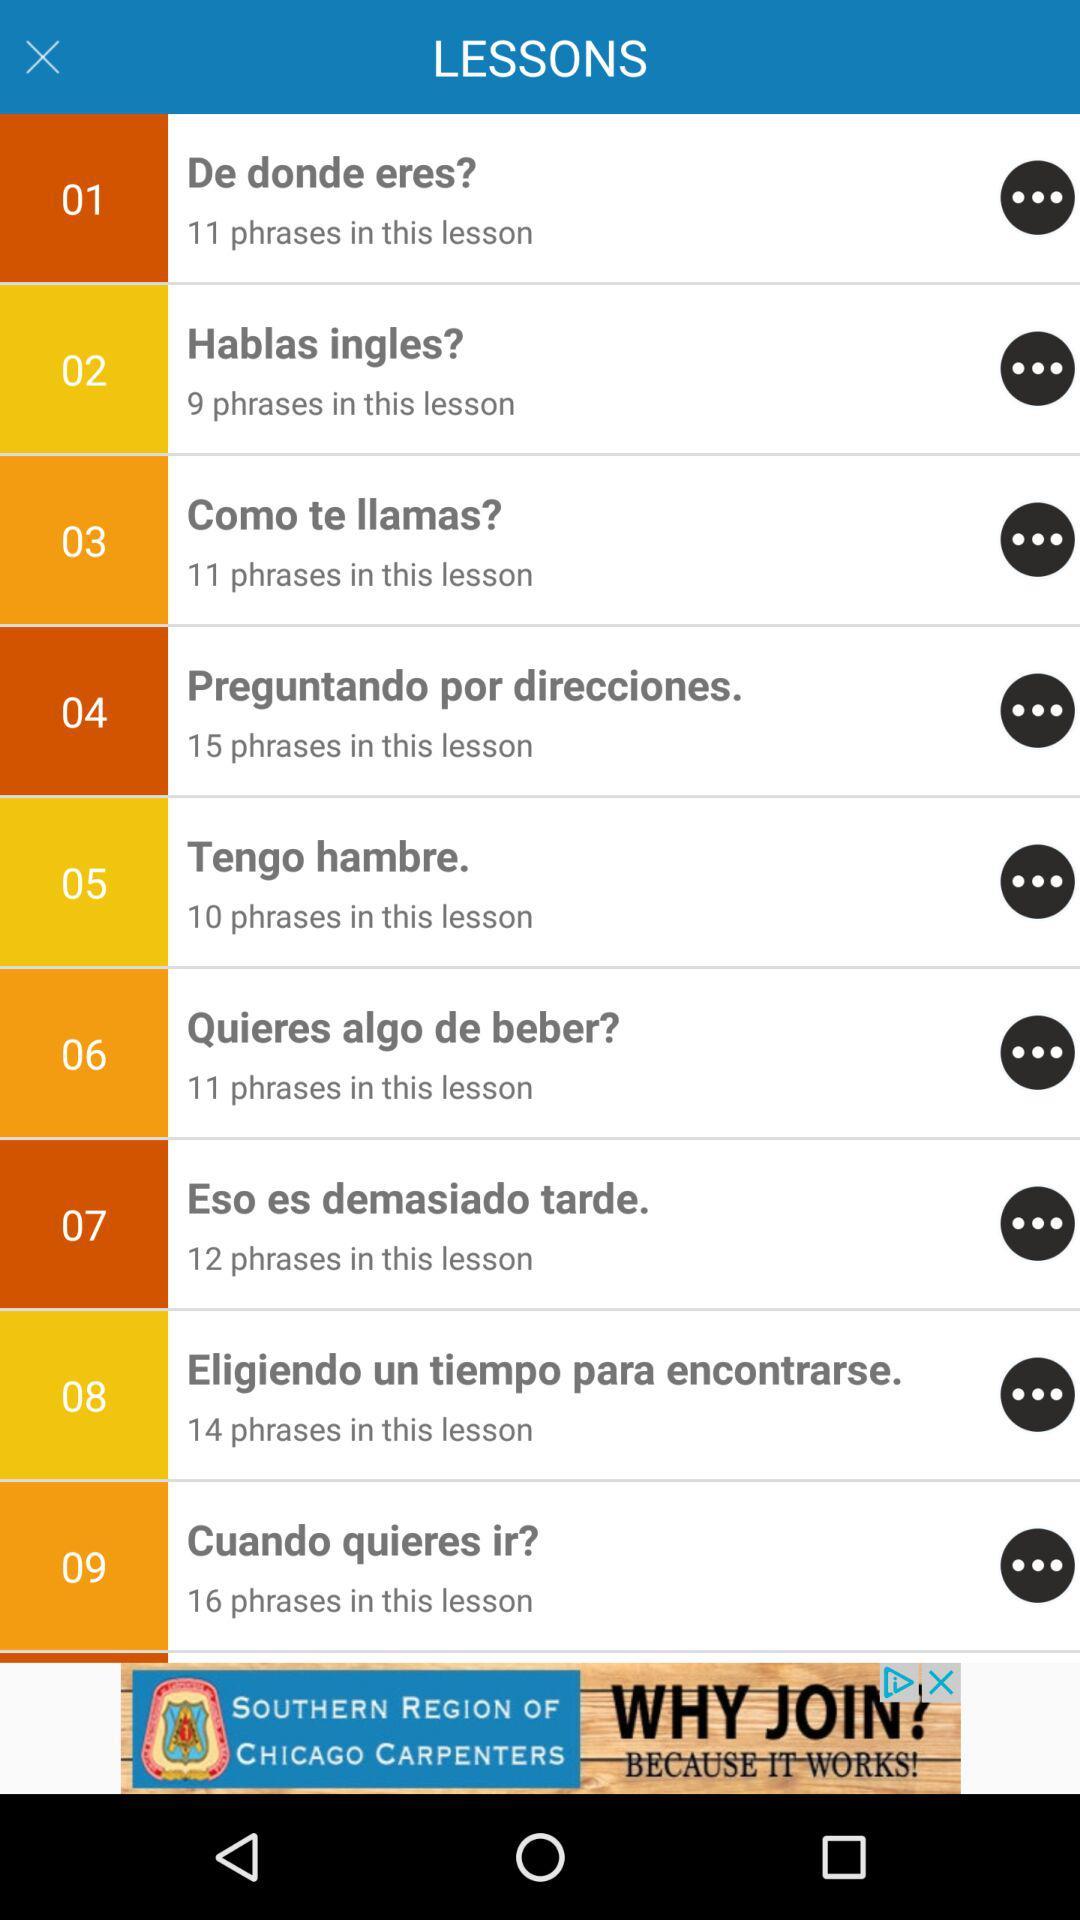 Image resolution: width=1080 pixels, height=1920 pixels. Describe the element at coordinates (42, 57) in the screenshot. I see `the close icon` at that location.